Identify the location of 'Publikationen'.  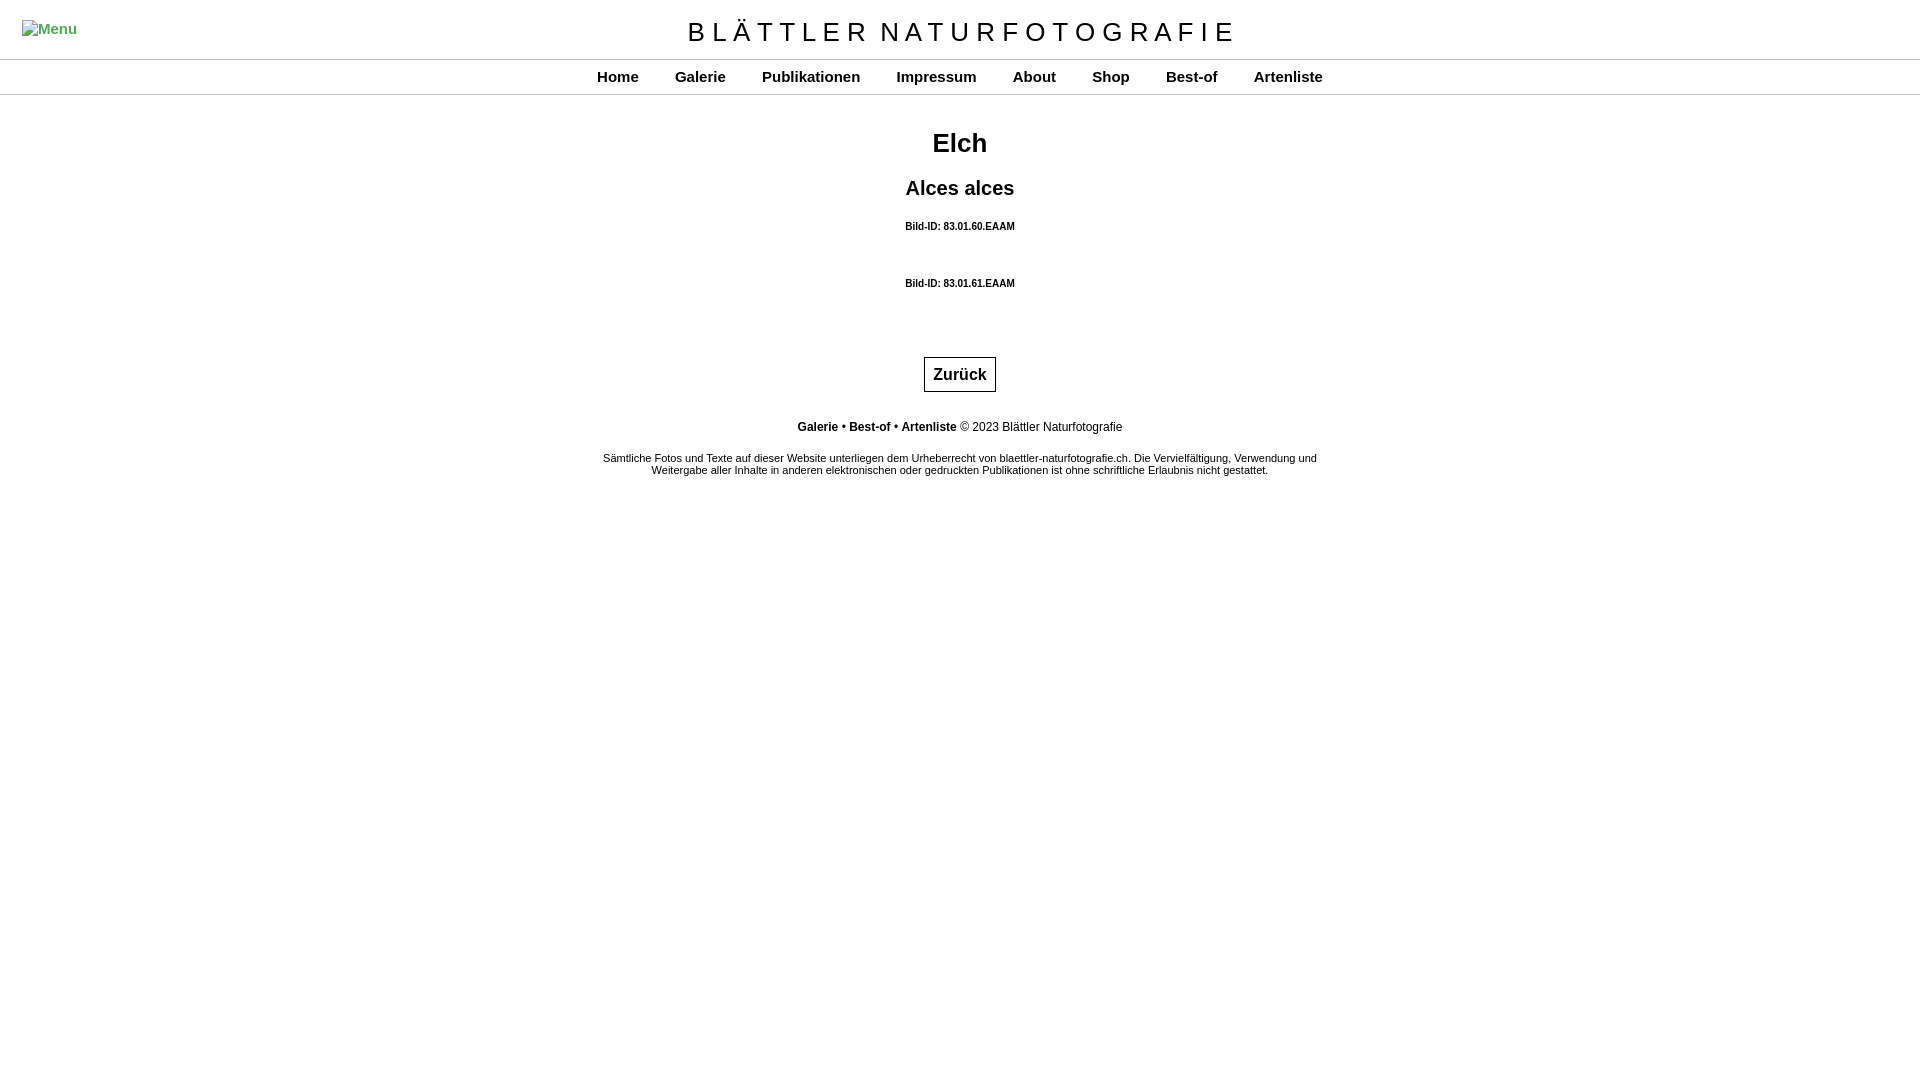
(811, 75).